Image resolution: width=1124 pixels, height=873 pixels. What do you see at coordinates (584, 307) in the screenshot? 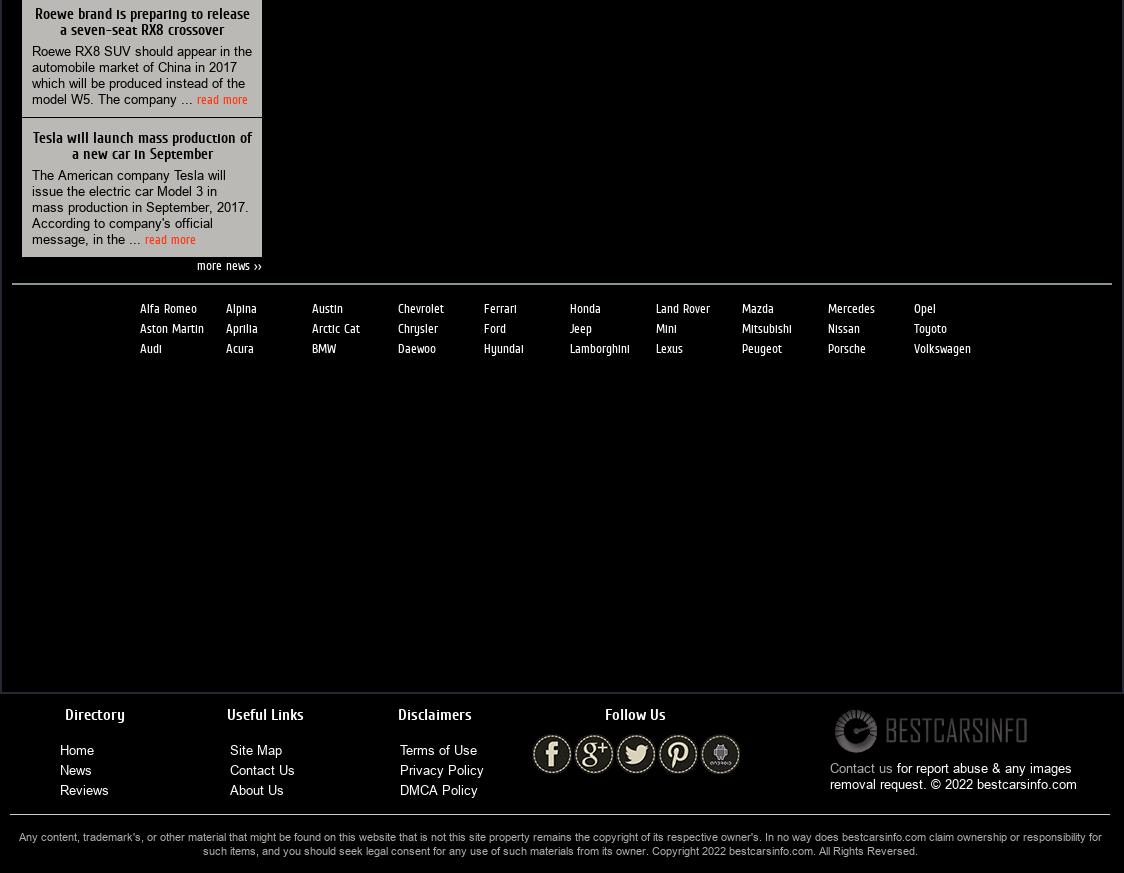
I see `'Honda'` at bounding box center [584, 307].